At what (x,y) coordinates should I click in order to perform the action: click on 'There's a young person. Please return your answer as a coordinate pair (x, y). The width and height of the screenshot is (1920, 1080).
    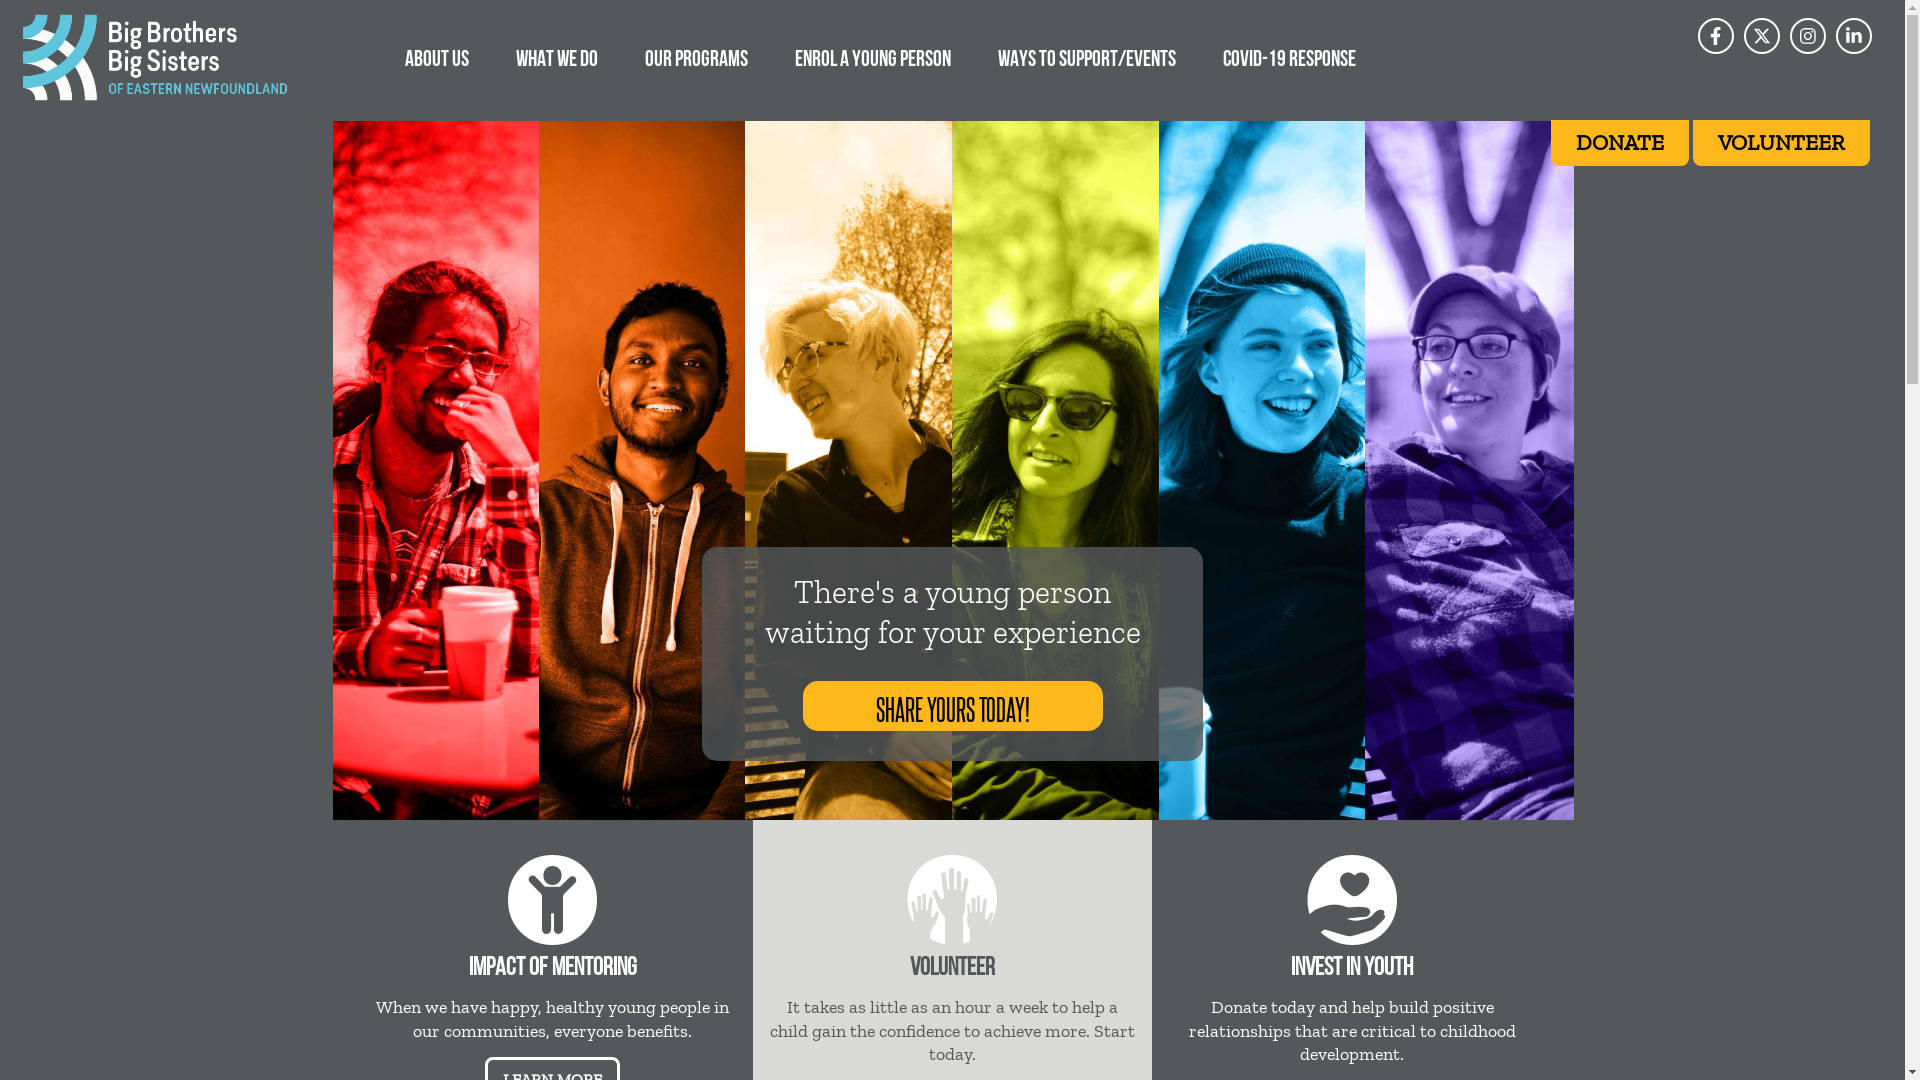
    Looking at the image, I should click on (950, 612).